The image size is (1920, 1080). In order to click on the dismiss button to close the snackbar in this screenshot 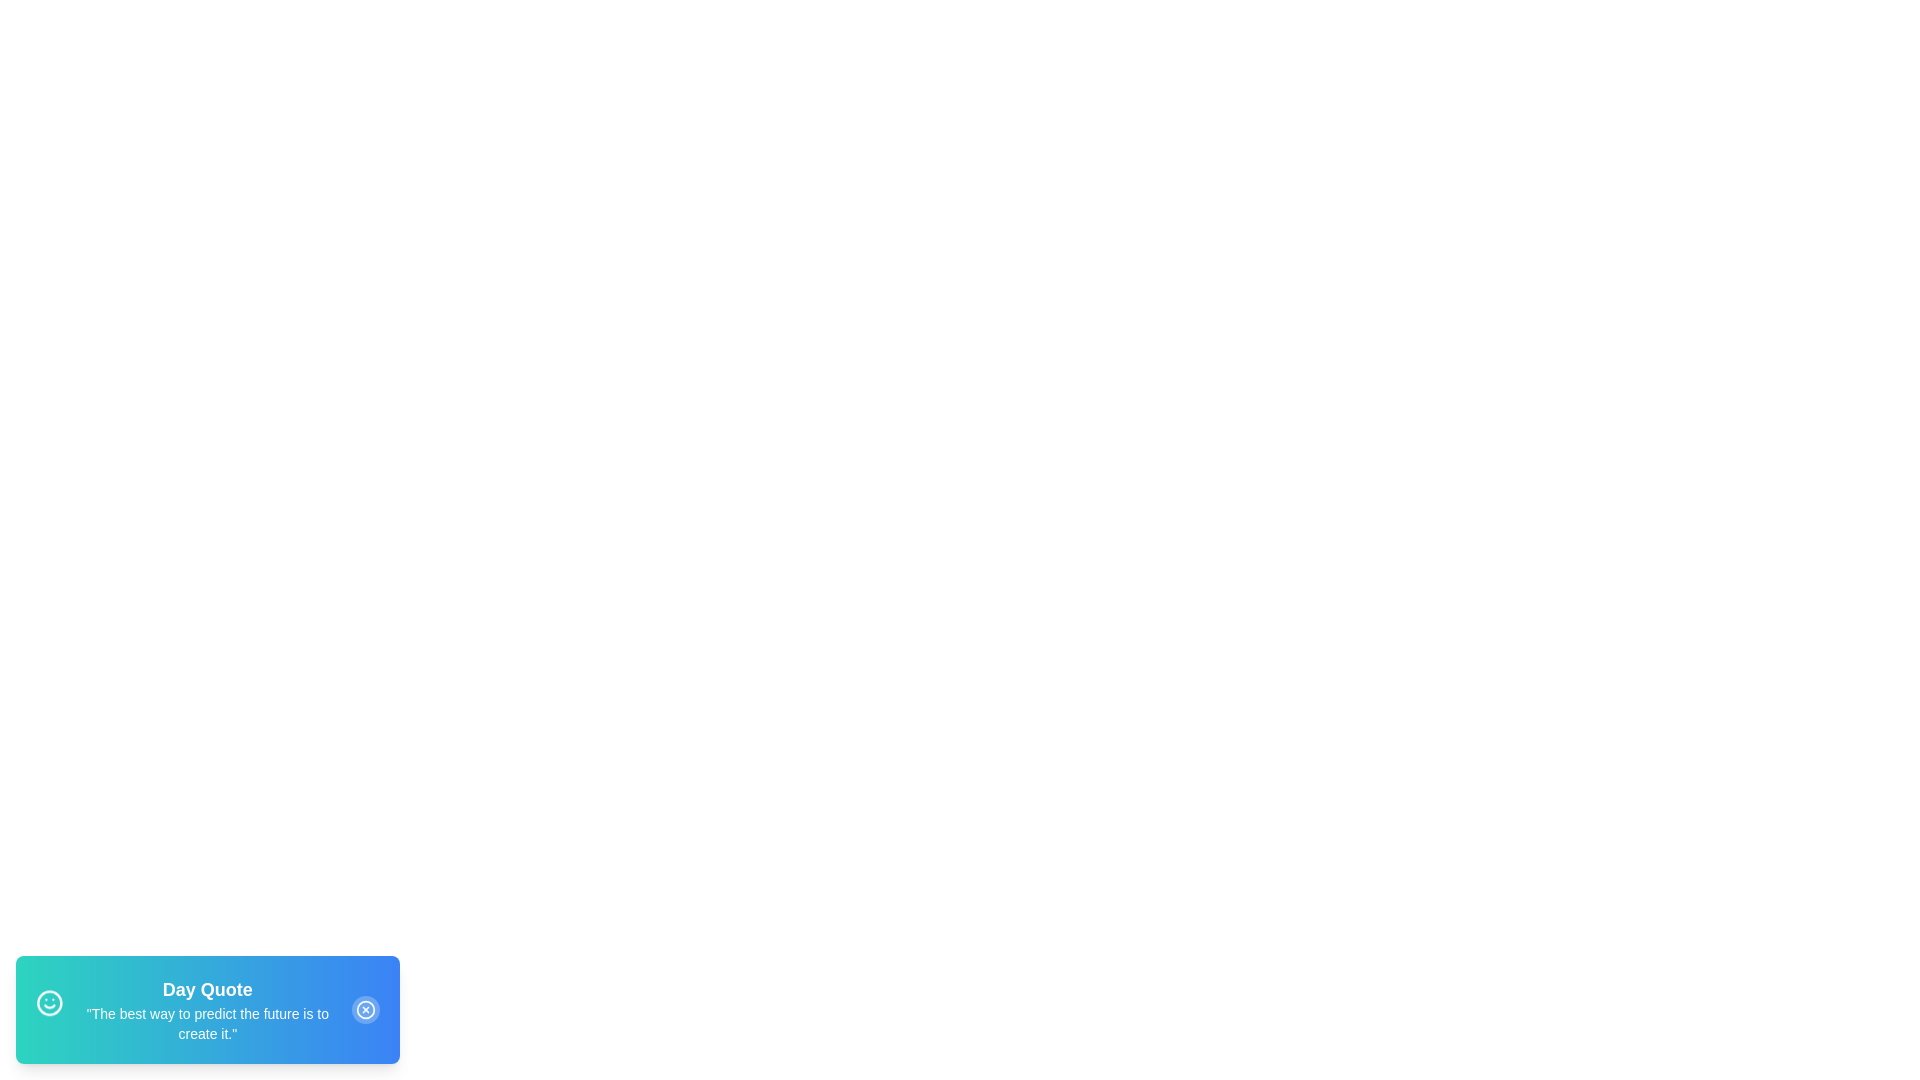, I will do `click(365, 1010)`.